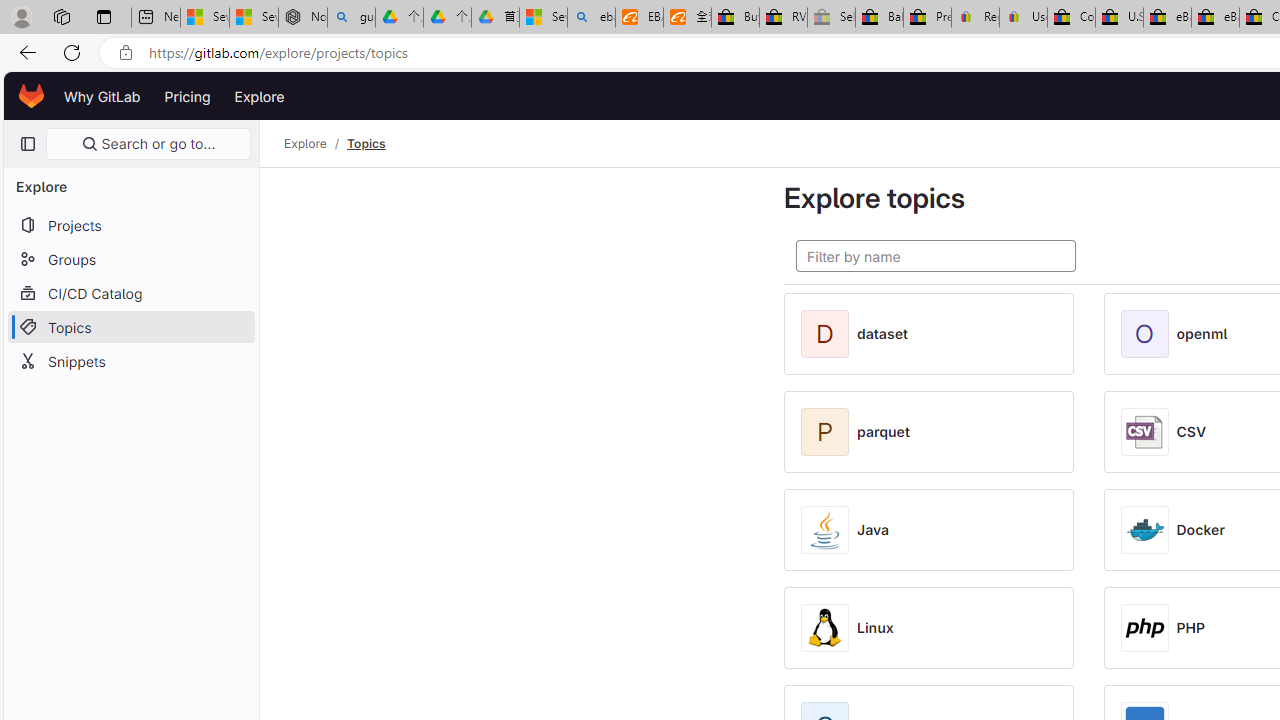 This screenshot has width=1280, height=720. What do you see at coordinates (366, 143) in the screenshot?
I see `'Topics'` at bounding box center [366, 143].